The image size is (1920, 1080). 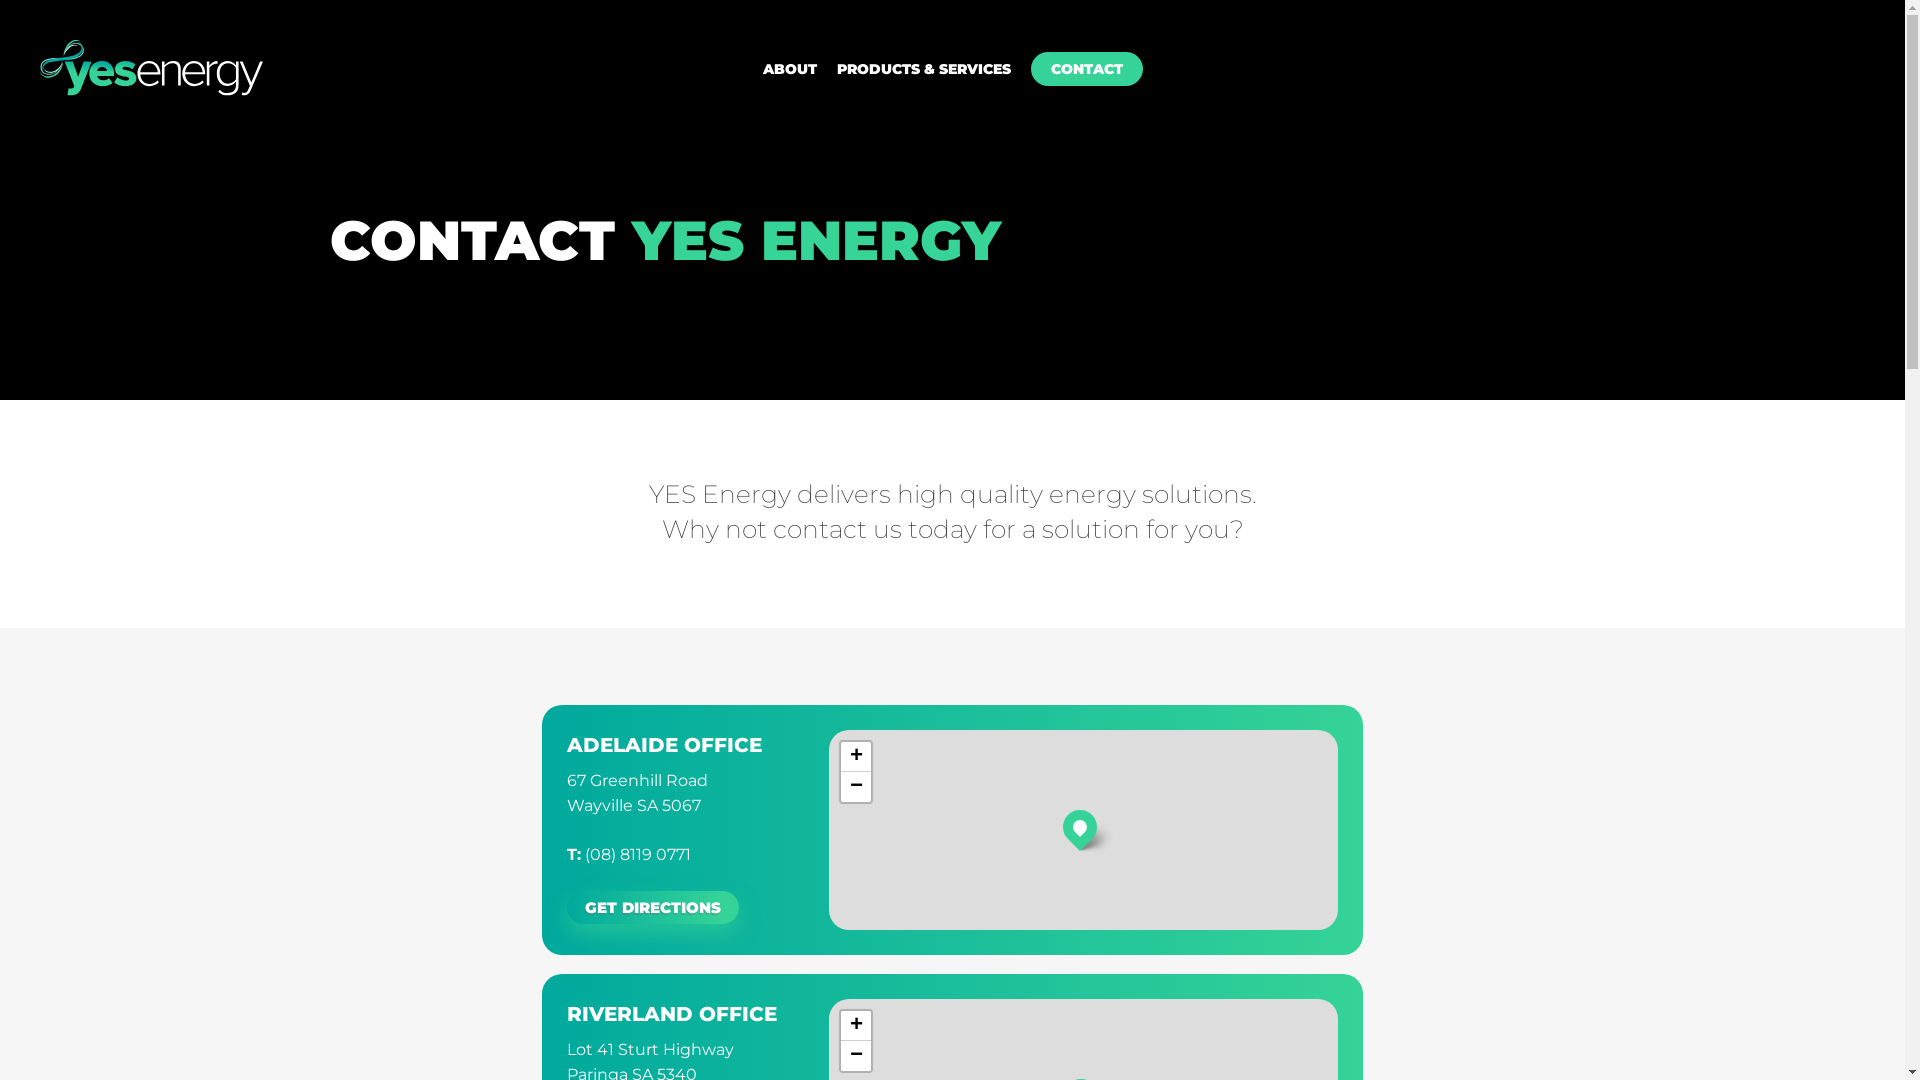 I want to click on 'PRODUCTS & SERVICES', so click(x=921, y=68).